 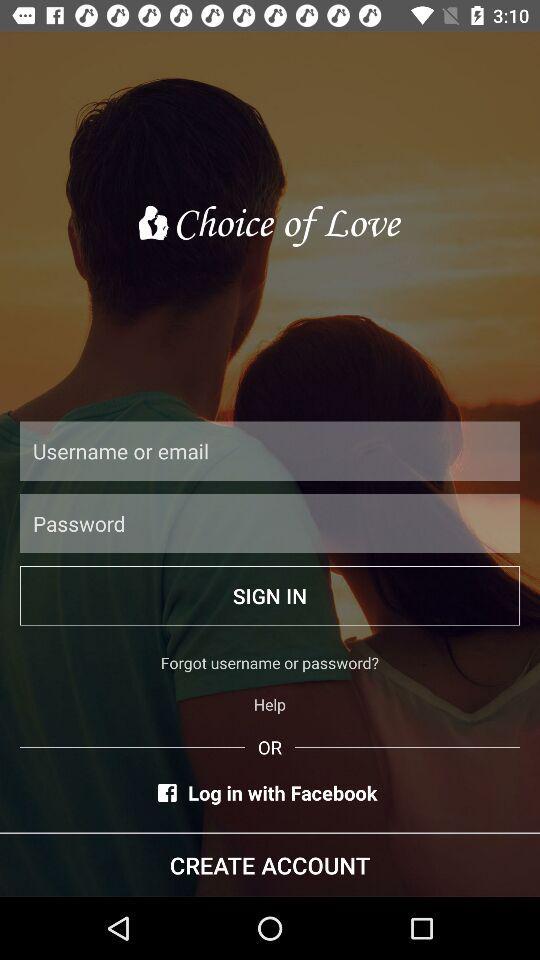 I want to click on the forgot username or icon, so click(x=270, y=662).